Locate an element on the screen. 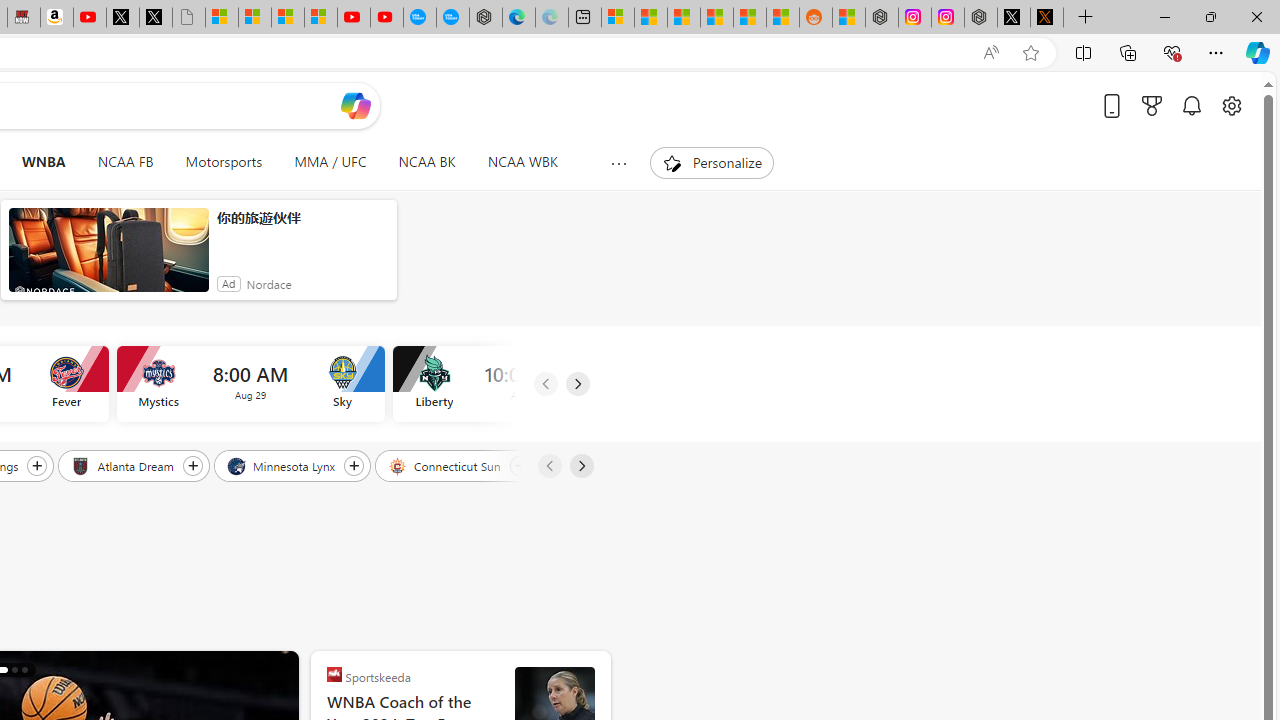  'Shanghai, China Weather trends | Microsoft Weather' is located at coordinates (781, 17).